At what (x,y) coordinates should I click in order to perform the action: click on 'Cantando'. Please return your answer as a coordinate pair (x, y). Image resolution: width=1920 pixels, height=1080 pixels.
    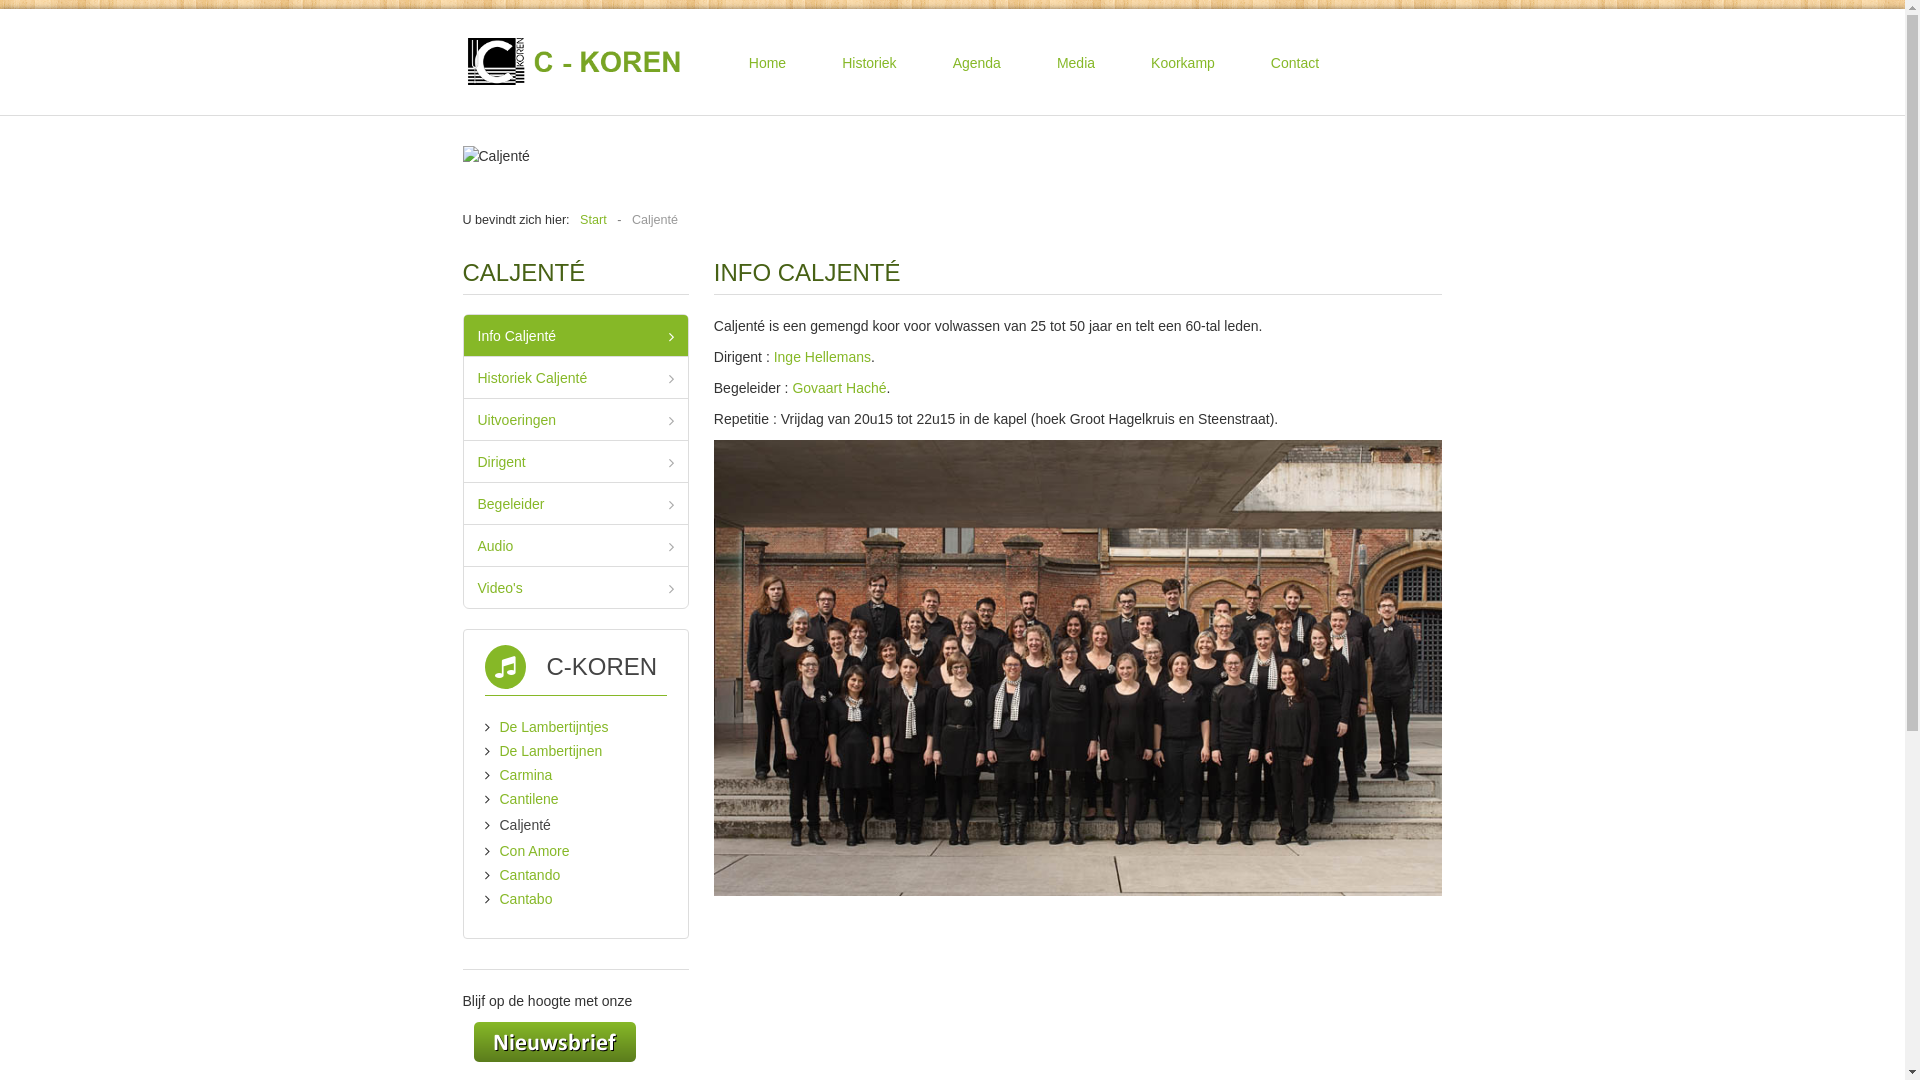
    Looking at the image, I should click on (530, 874).